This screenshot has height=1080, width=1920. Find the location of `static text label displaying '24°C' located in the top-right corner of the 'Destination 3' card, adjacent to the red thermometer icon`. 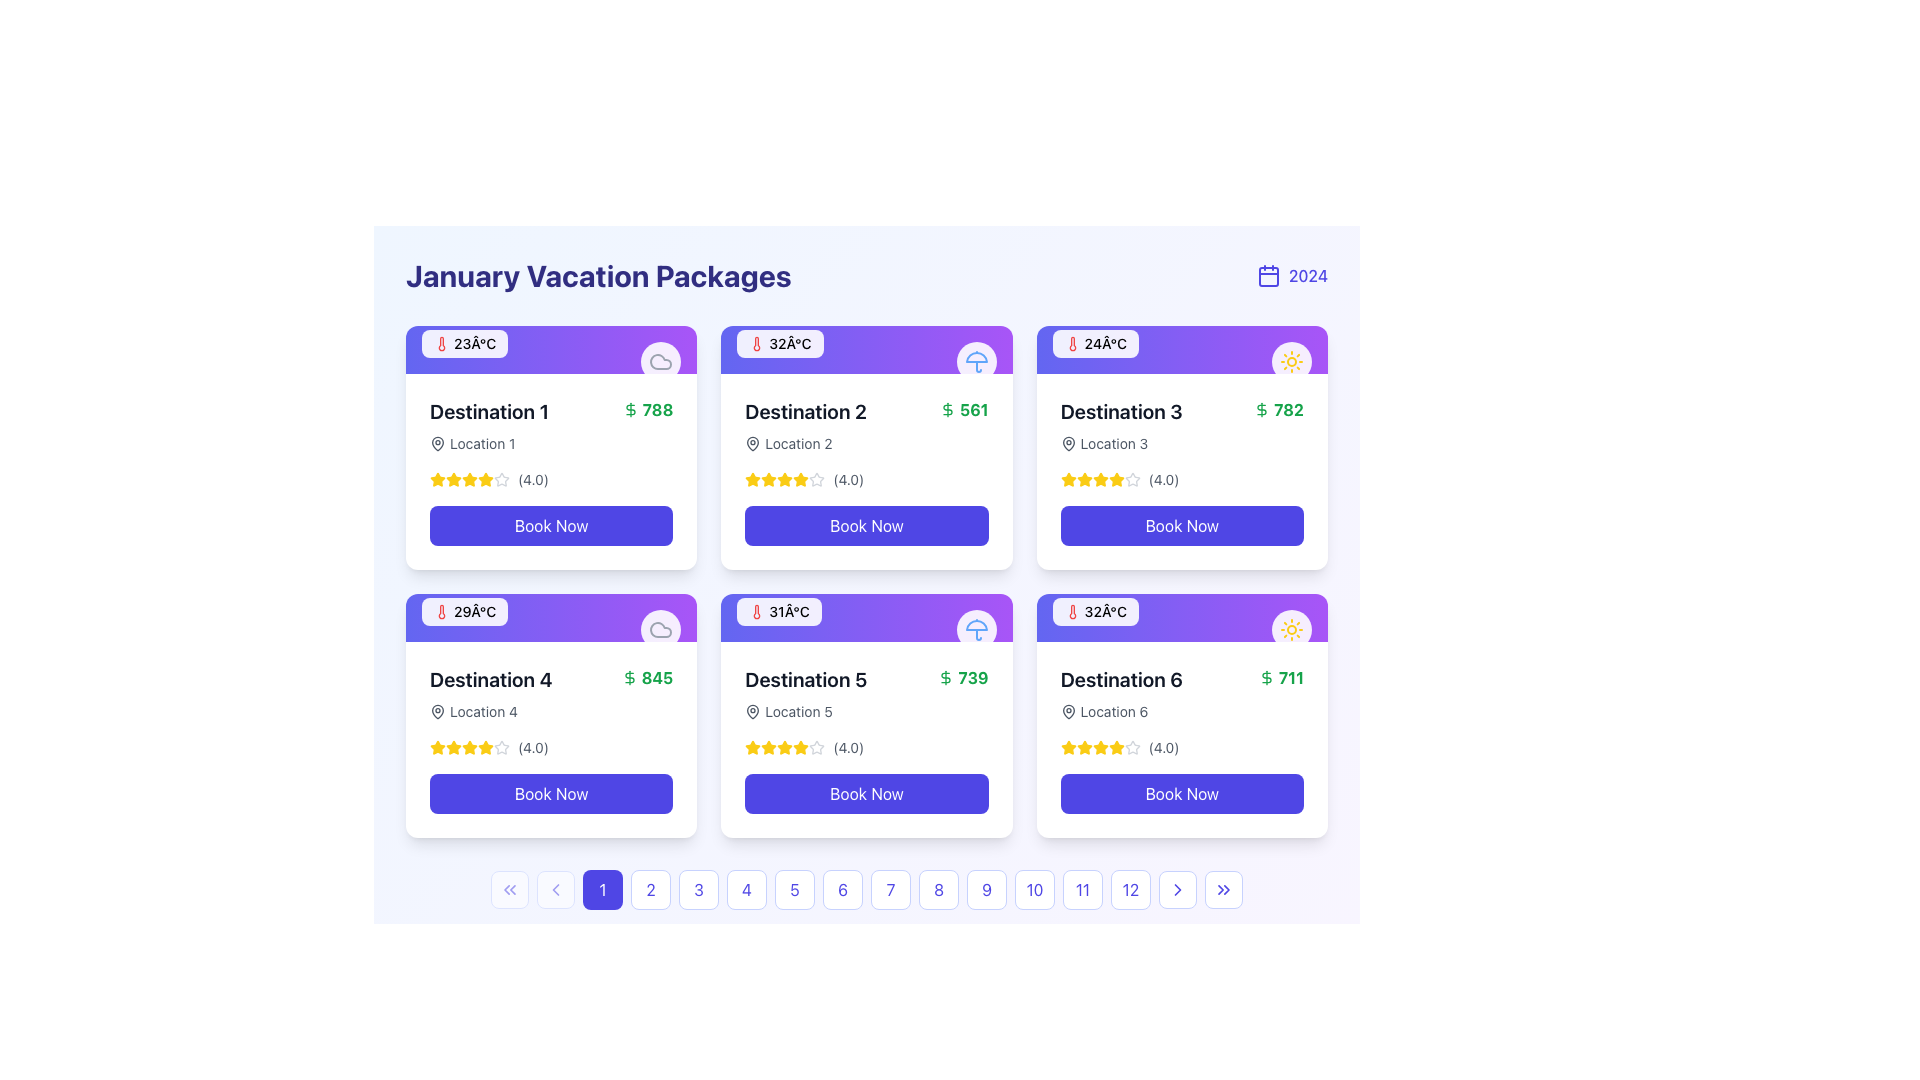

static text label displaying '24°C' located in the top-right corner of the 'Destination 3' card, adjacent to the red thermometer icon is located at coordinates (1104, 342).